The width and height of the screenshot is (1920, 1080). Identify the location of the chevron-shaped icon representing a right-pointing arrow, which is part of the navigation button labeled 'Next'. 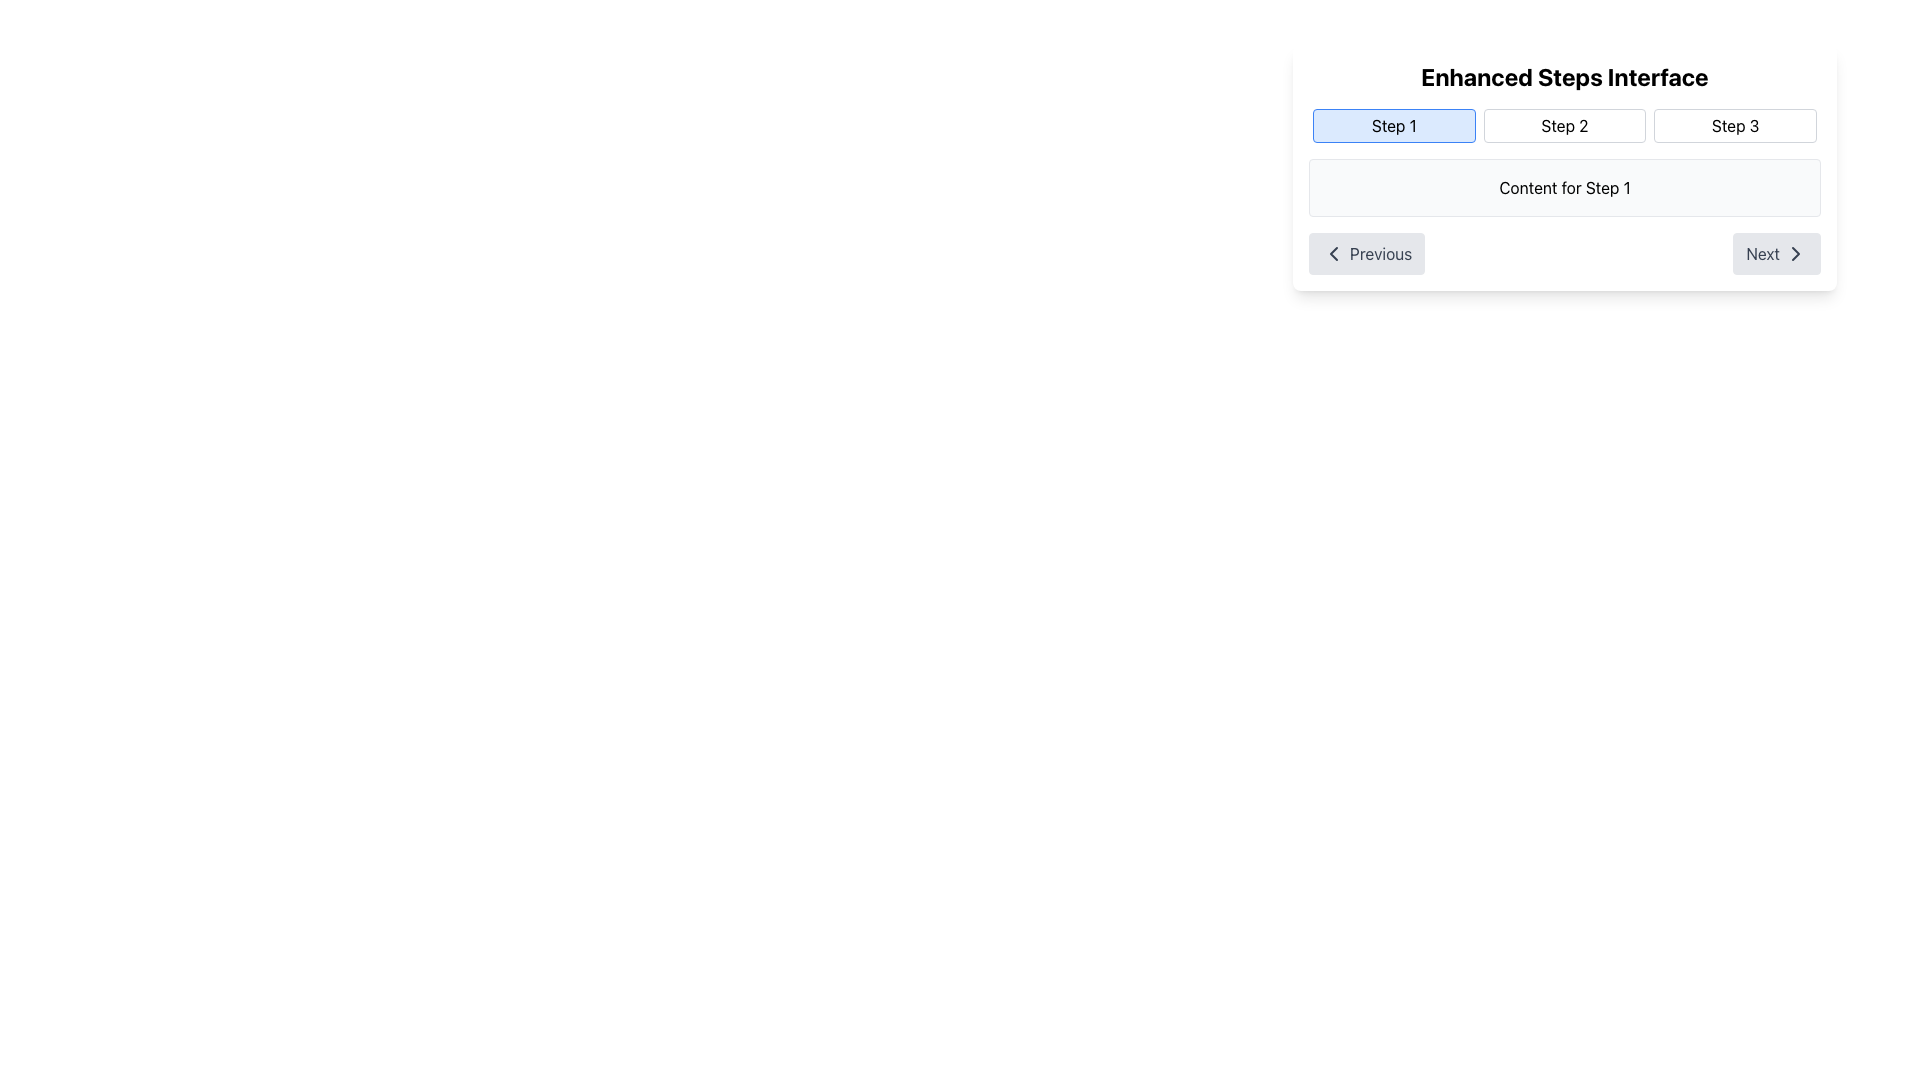
(1795, 253).